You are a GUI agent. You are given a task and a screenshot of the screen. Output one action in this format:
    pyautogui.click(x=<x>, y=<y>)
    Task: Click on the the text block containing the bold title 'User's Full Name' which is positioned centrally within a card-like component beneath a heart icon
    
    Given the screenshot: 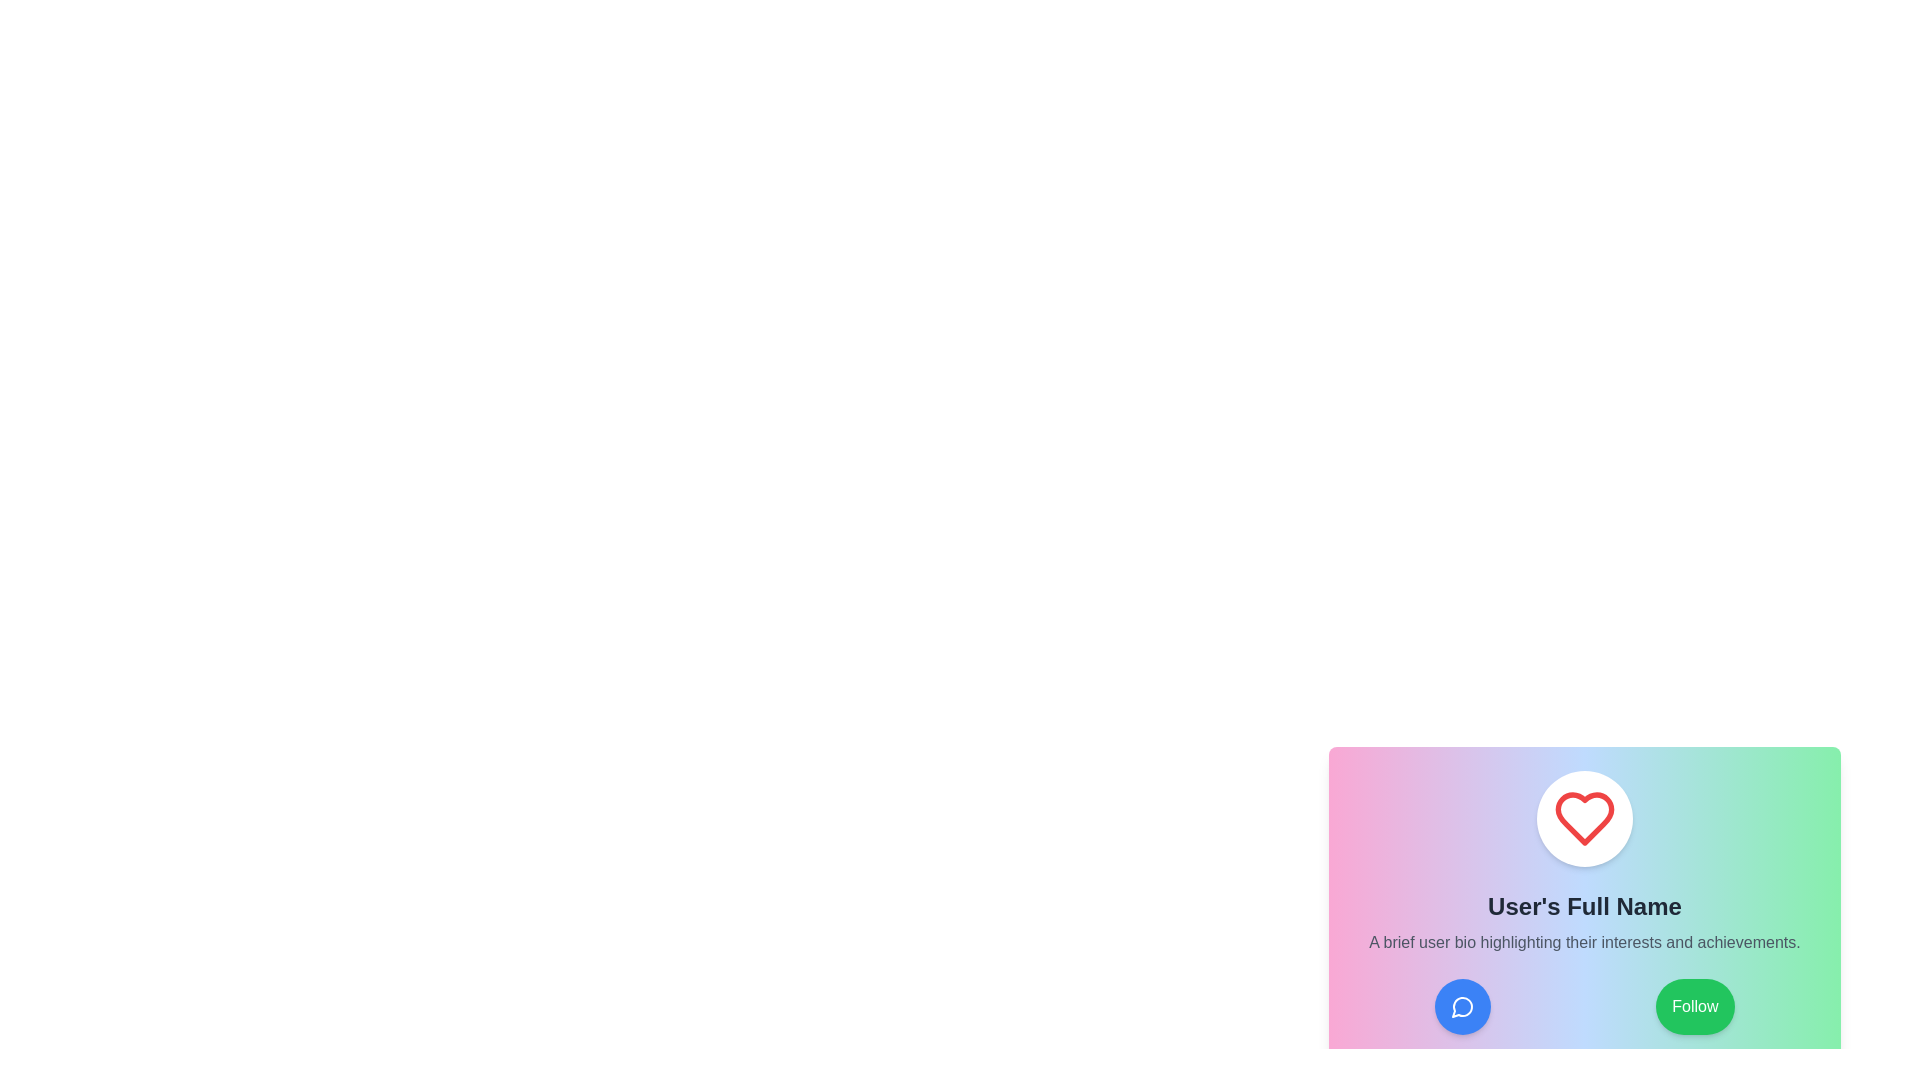 What is the action you would take?
    pyautogui.click(x=1583, y=922)
    